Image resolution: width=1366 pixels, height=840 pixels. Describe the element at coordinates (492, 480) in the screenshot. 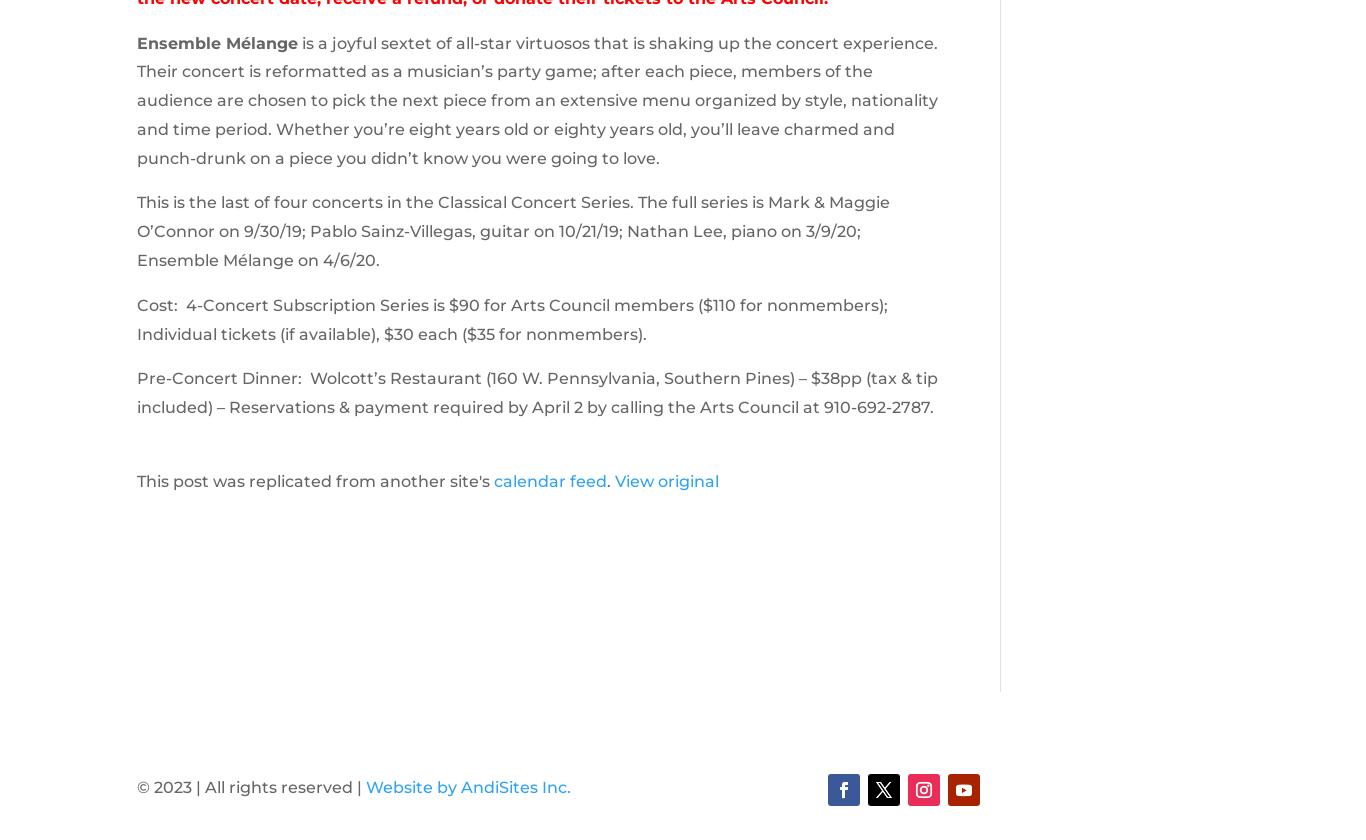

I see `'calendar feed'` at that location.